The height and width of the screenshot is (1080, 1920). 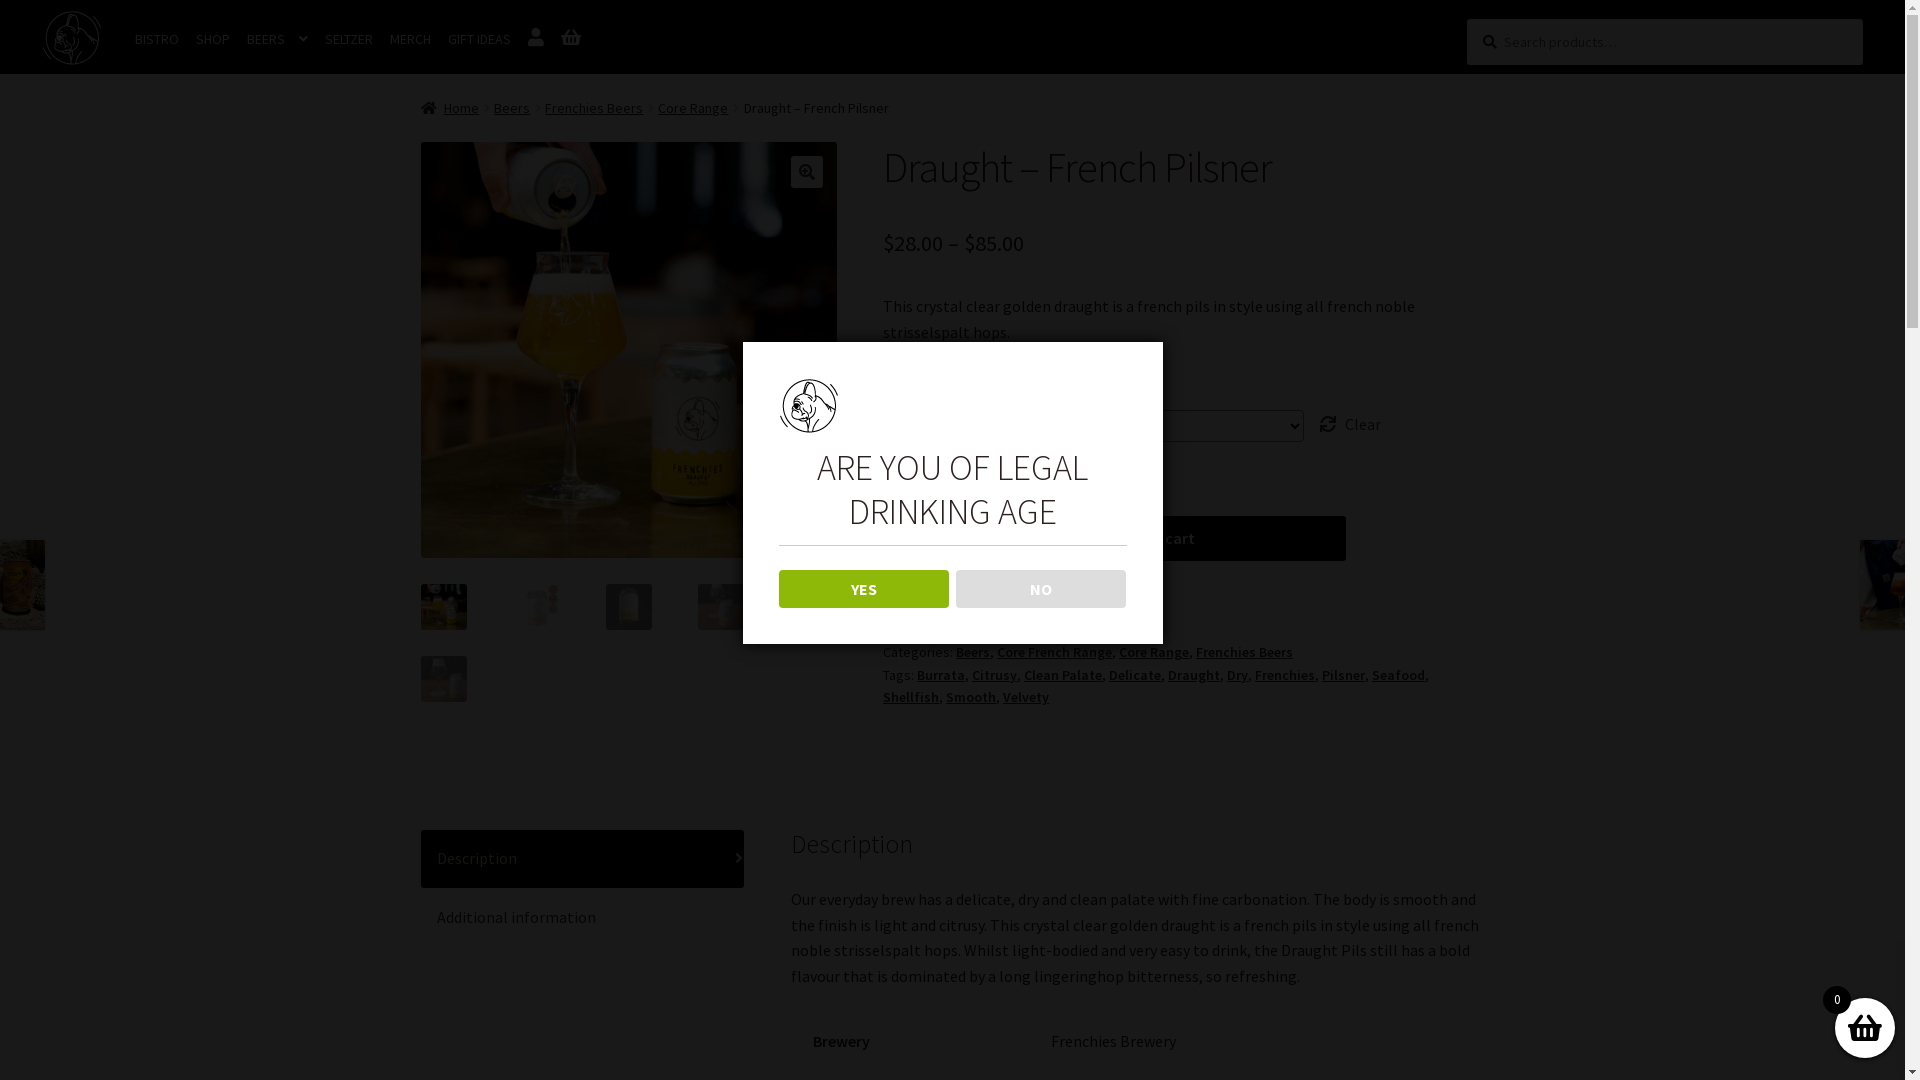 What do you see at coordinates (581, 858) in the screenshot?
I see `'Description'` at bounding box center [581, 858].